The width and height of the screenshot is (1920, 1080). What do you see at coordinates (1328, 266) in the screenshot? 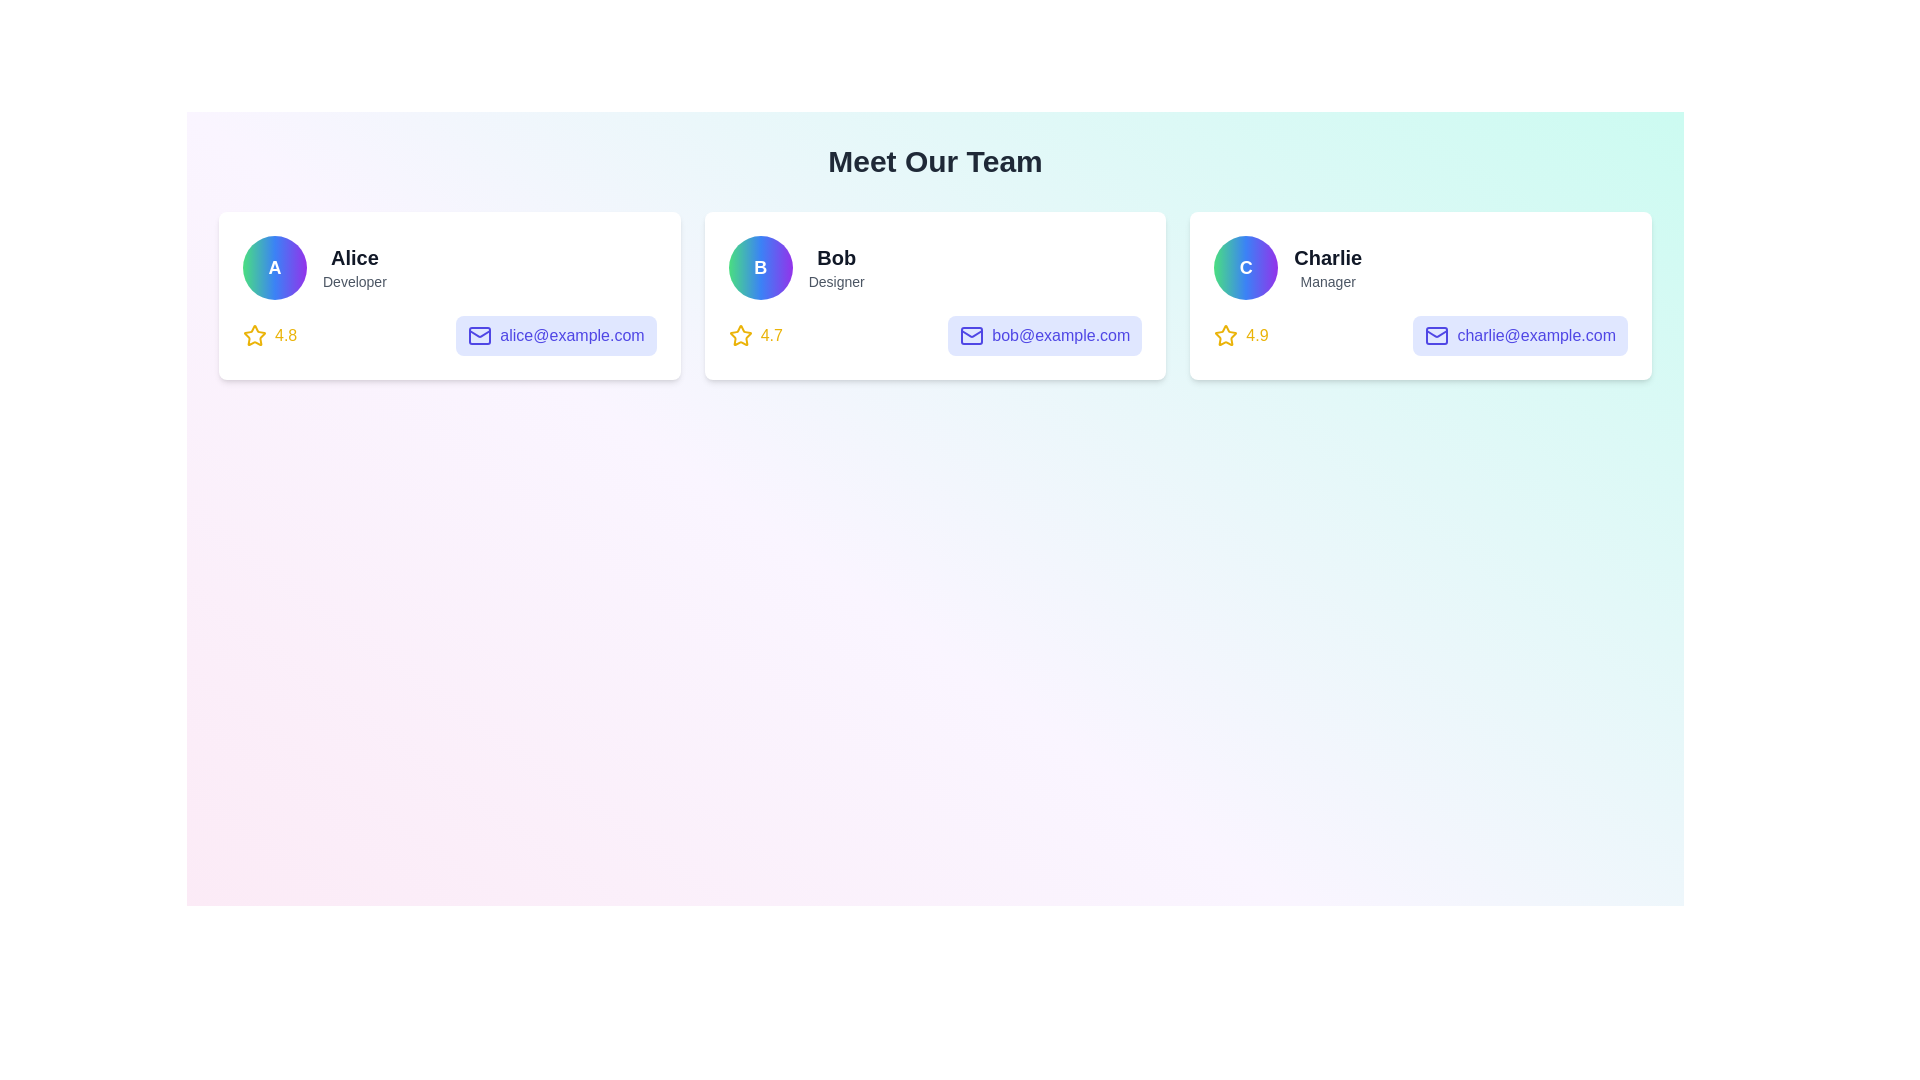
I see `the text element displaying 'Charlie' in bold dark gray and 'Manager' in light gray, located in the third profile card from the left, above the email address and rating information` at bounding box center [1328, 266].